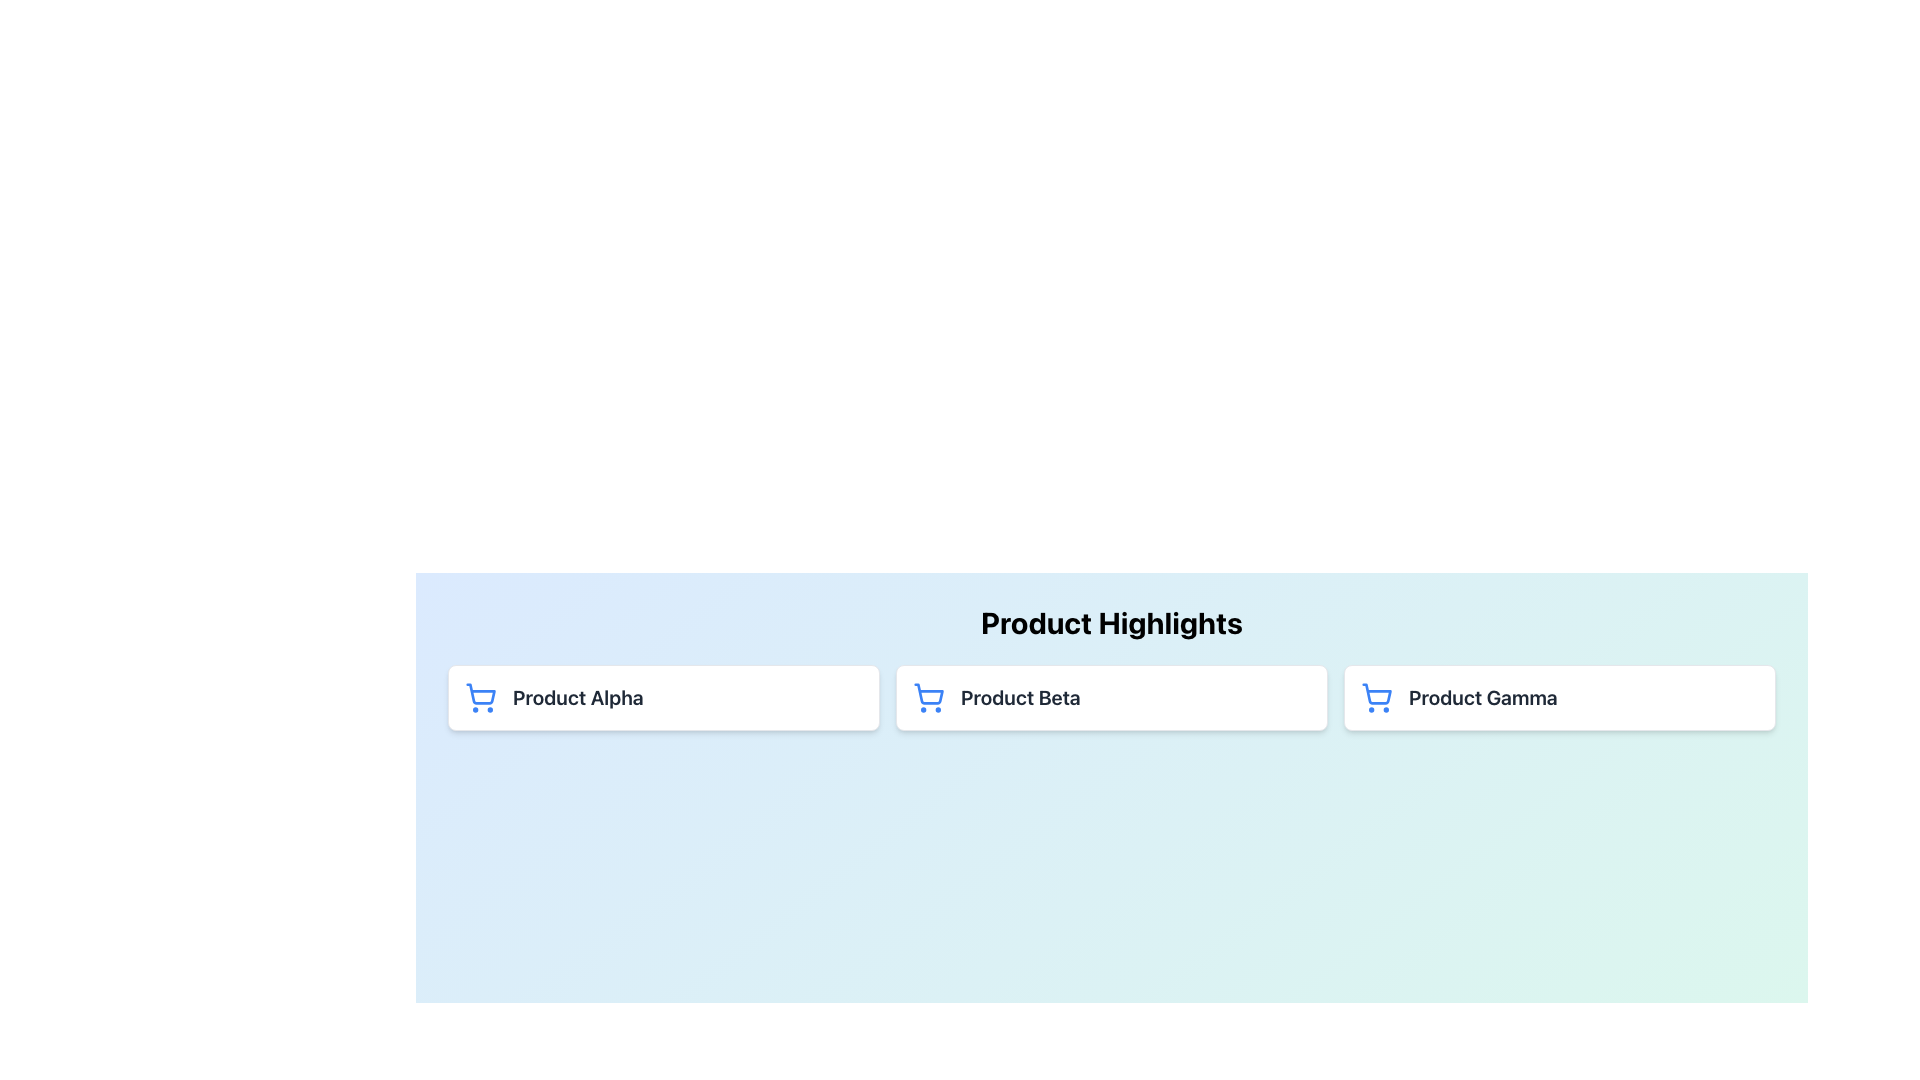 The width and height of the screenshot is (1920, 1080). I want to click on the text label identifying 'Product Beta' within the 'Product Highlights' section, which is the second item in a horizontal list and is located next to a shopping cart icon, so click(1020, 697).